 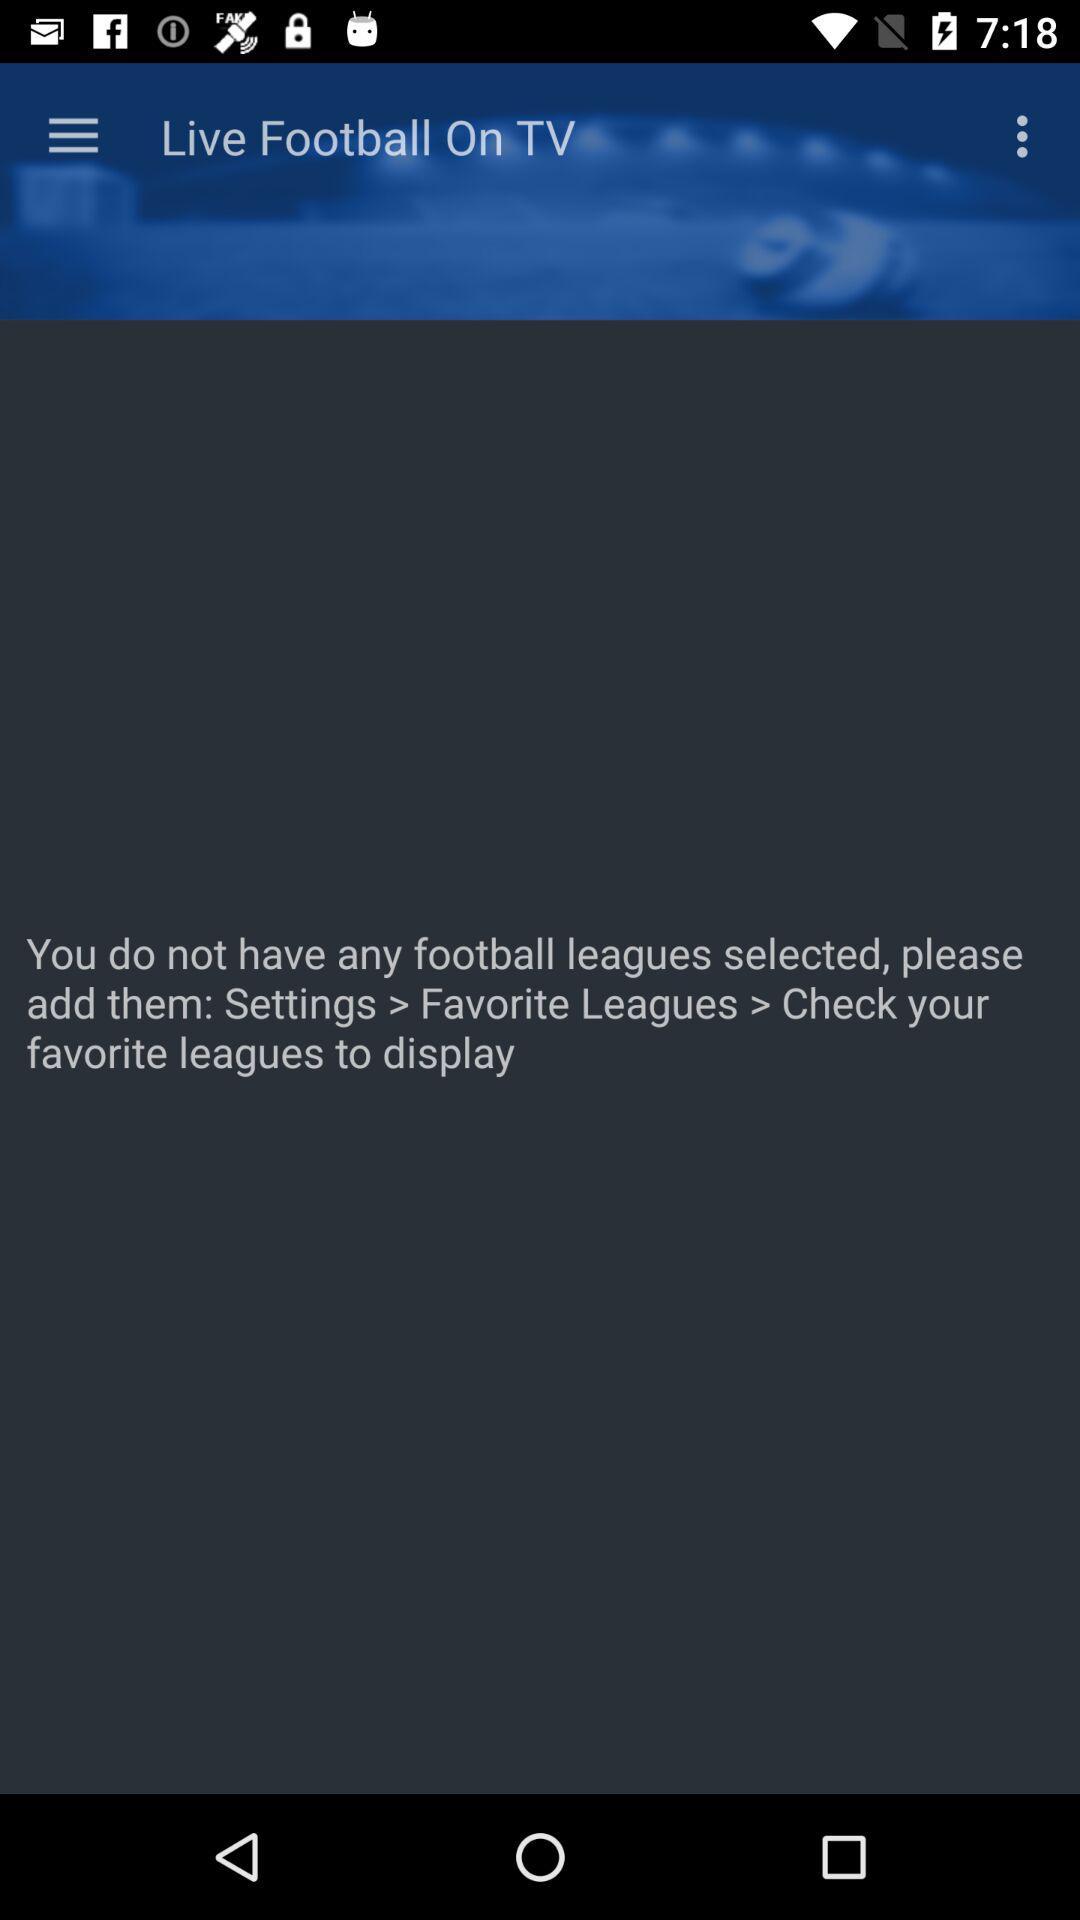 What do you see at coordinates (1027, 135) in the screenshot?
I see `the item to the right of live football on icon` at bounding box center [1027, 135].